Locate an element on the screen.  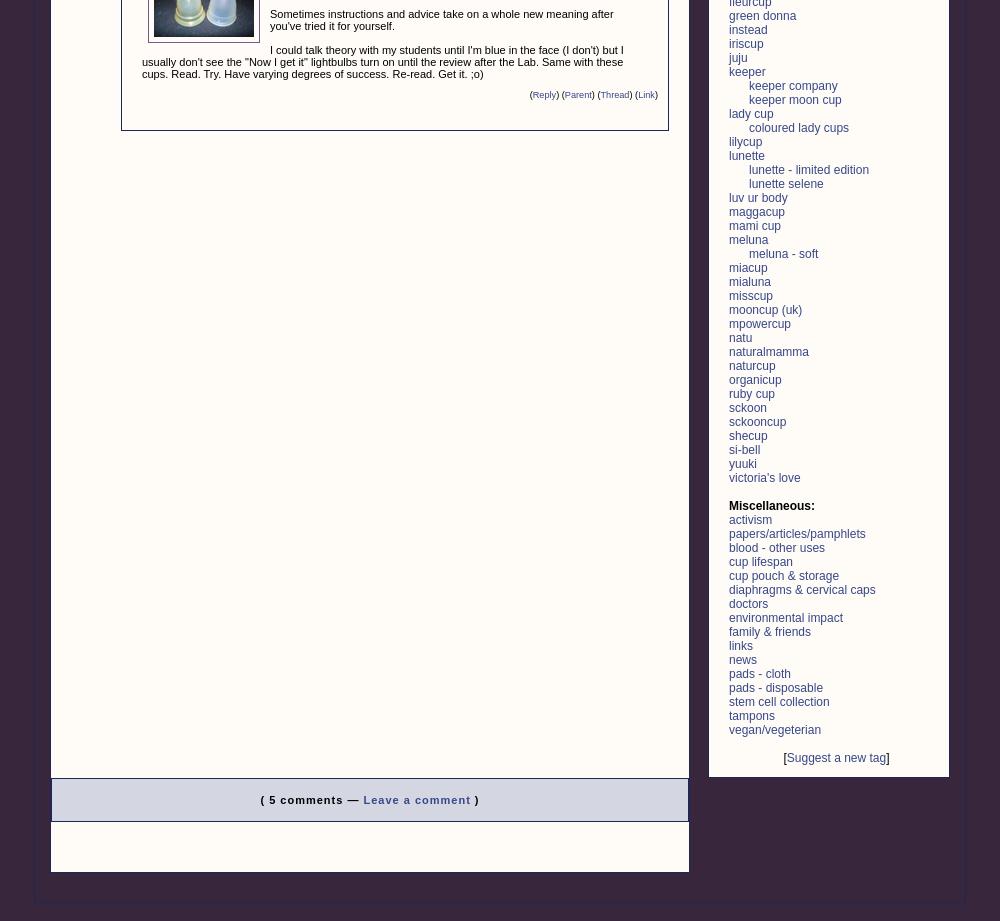
'mpowercup' is located at coordinates (760, 324).